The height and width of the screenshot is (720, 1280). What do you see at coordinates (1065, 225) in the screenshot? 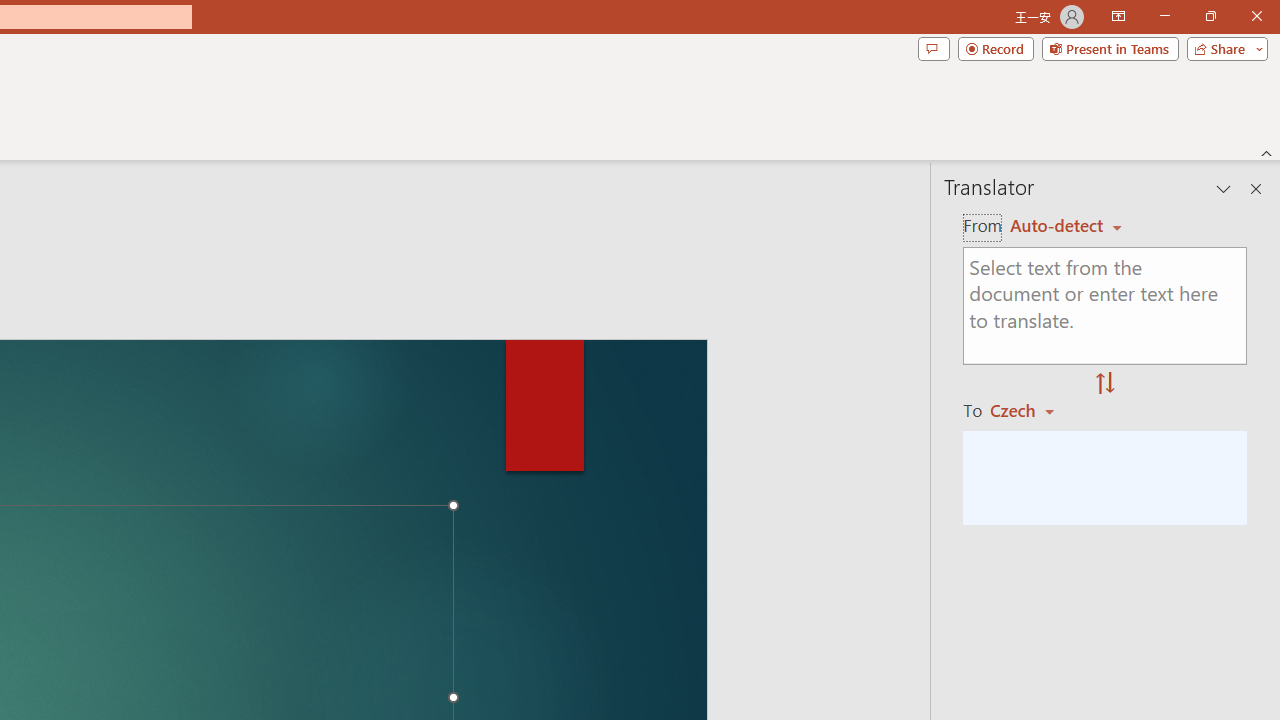
I see `'Auto-detect'` at bounding box center [1065, 225].